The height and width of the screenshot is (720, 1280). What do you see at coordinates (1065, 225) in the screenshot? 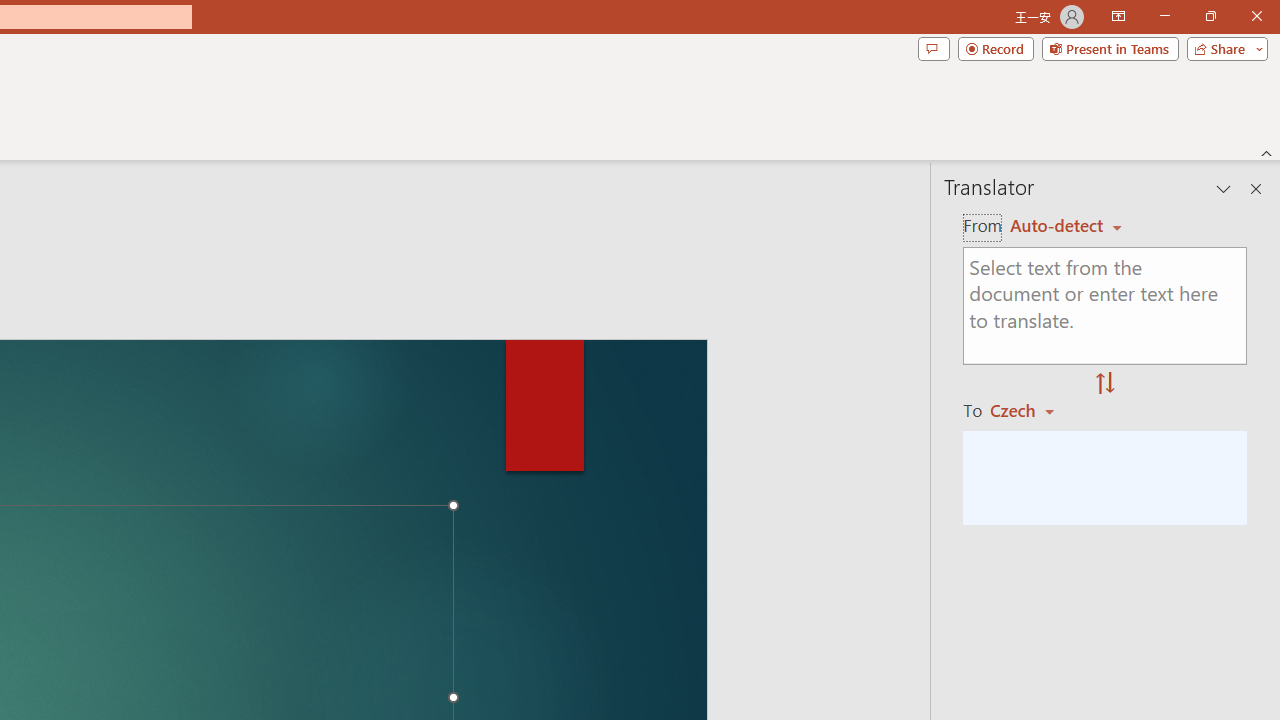
I see `'Auto-detect'` at bounding box center [1065, 225].